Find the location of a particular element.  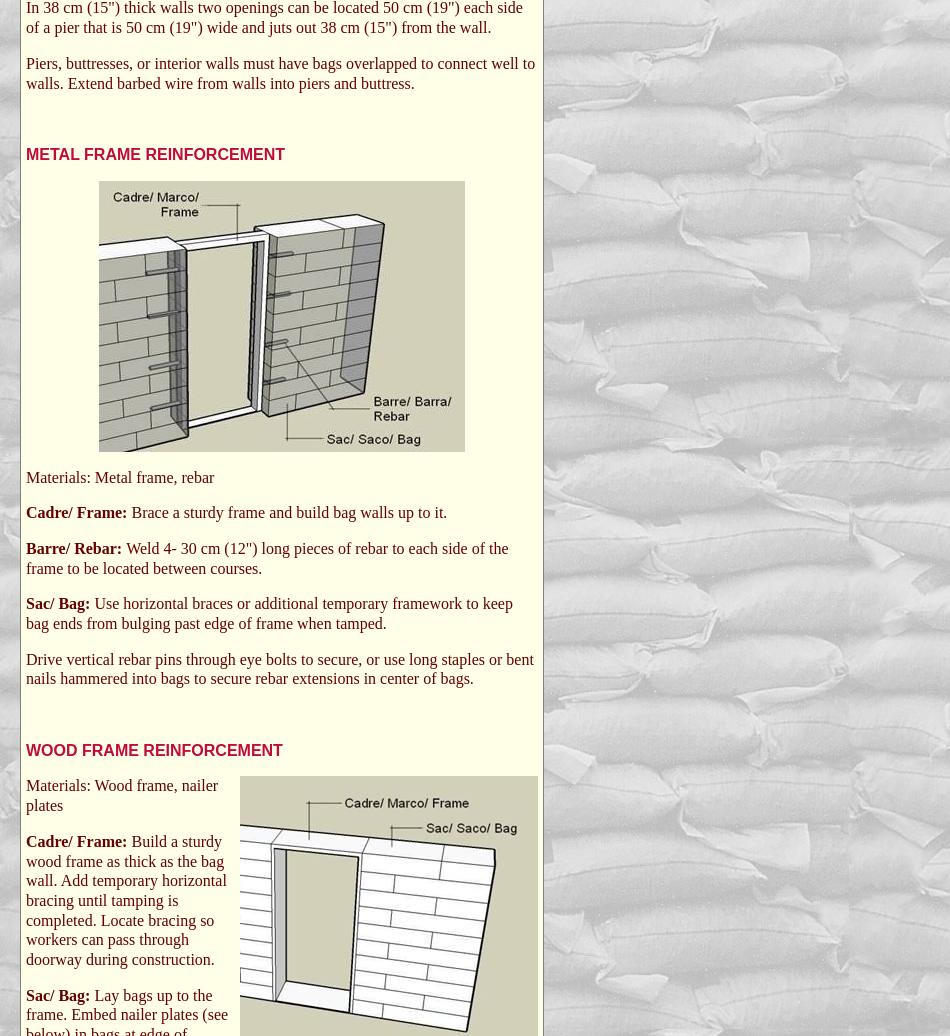

'METAL FRAME REINFORCEMENT' is located at coordinates (155, 153).